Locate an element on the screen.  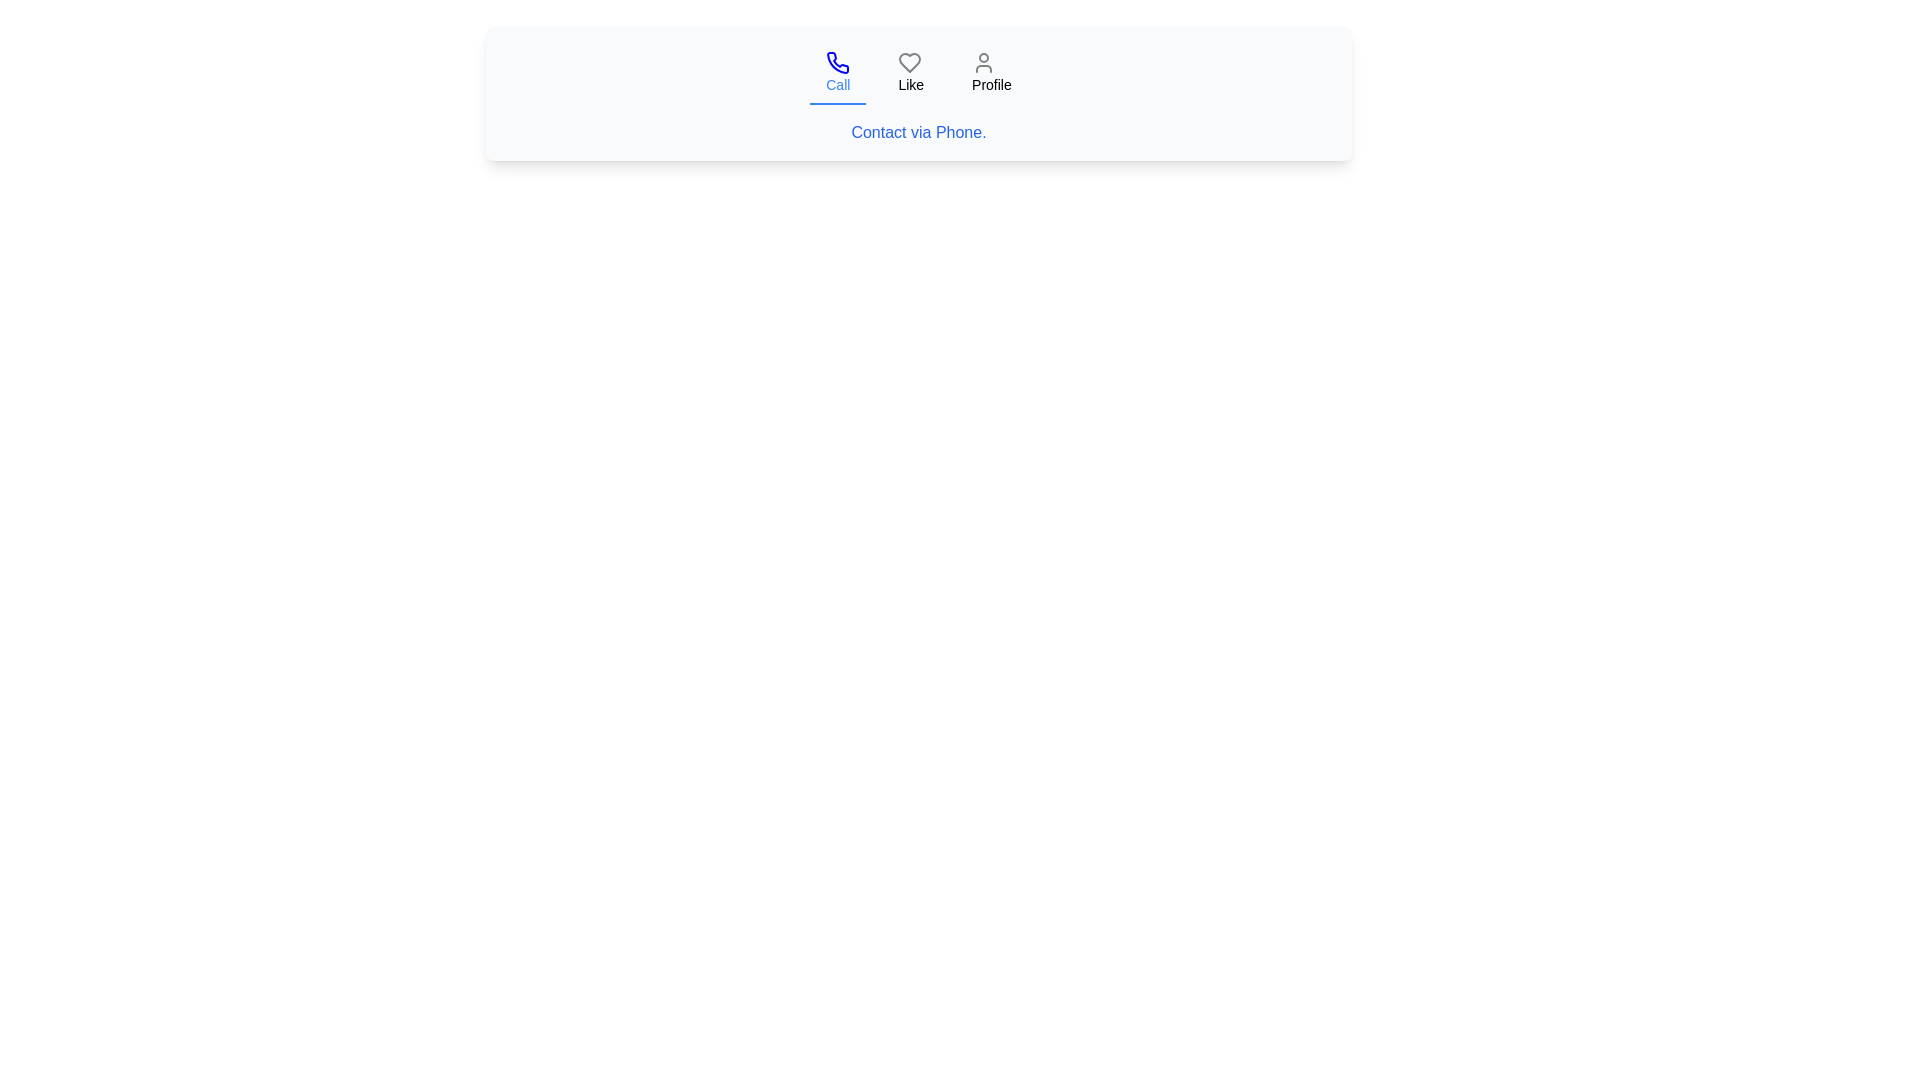
the user profile icon located in the top-right segment of the central navigation bar is located at coordinates (983, 61).